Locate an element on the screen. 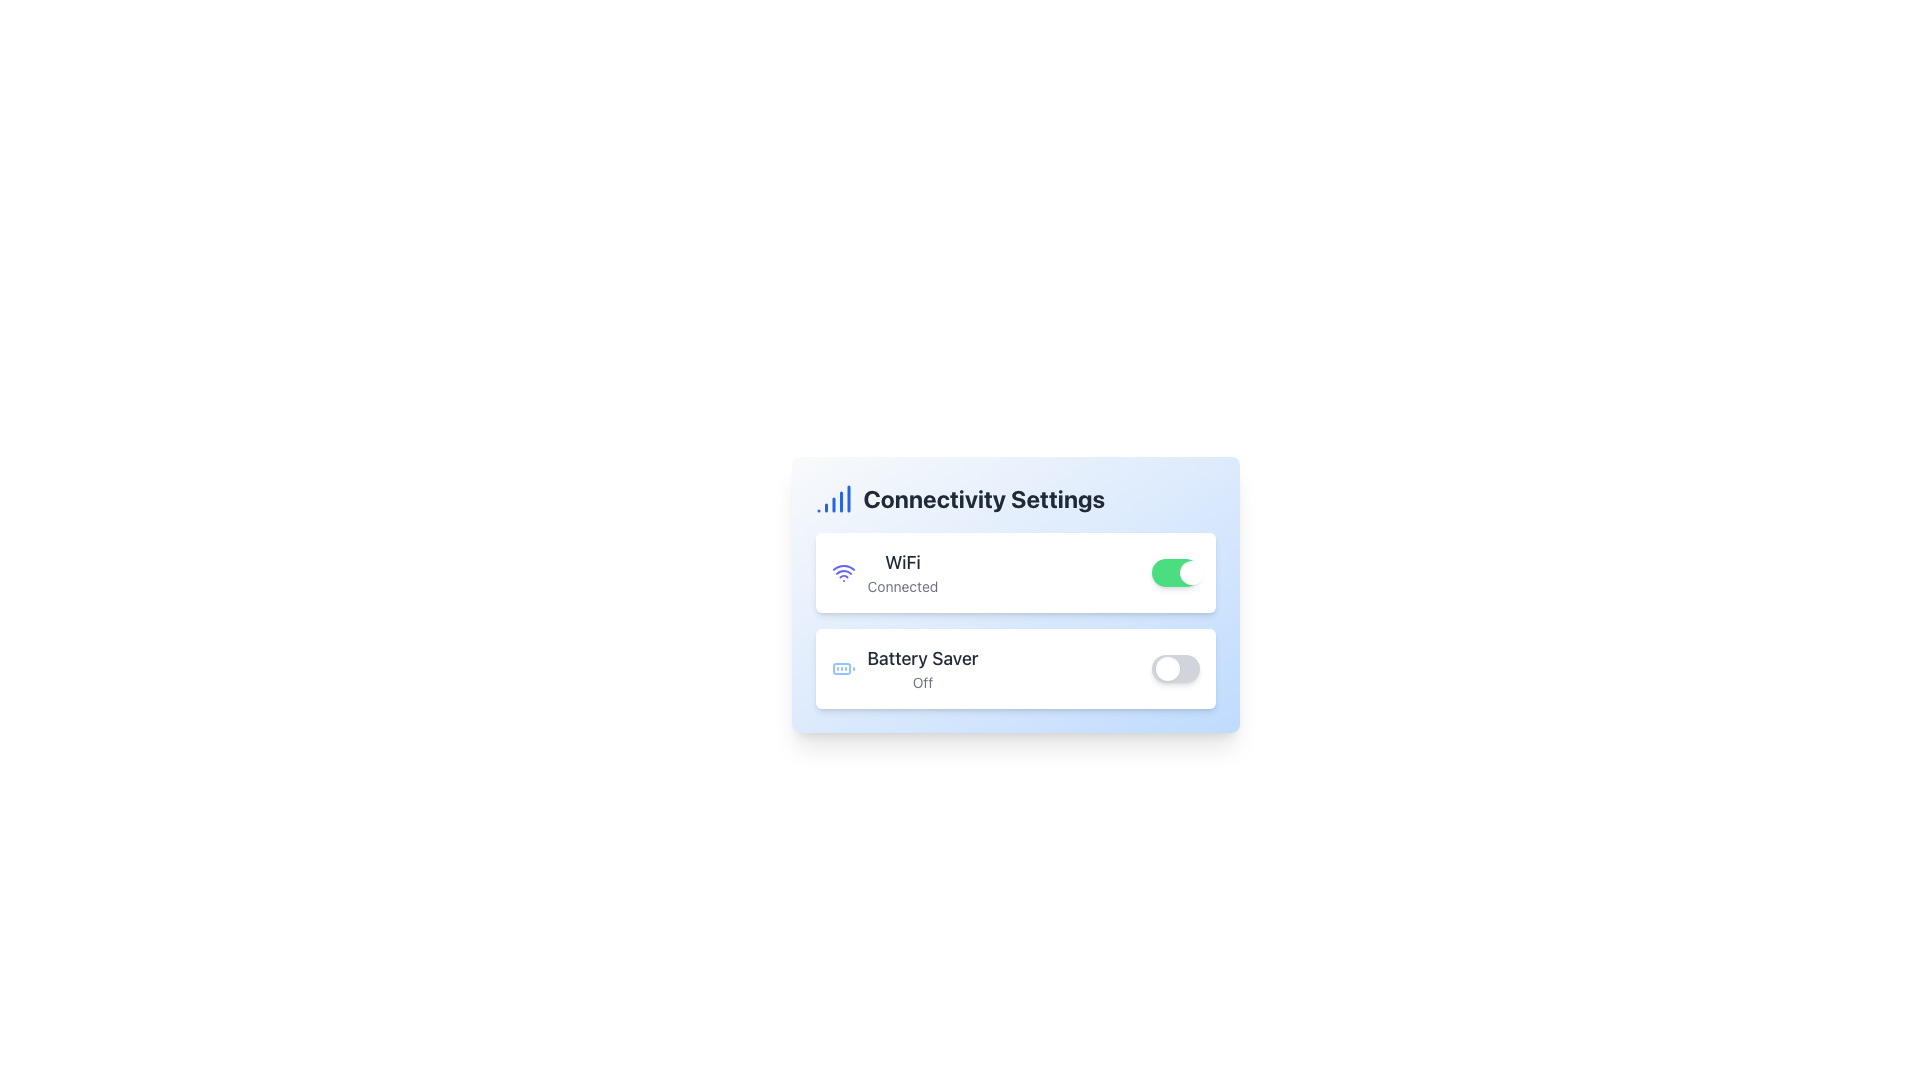 The image size is (1920, 1080). the connectivity settings icon, which serves as a visual indicator for network settings and is positioned to the left of the 'Connectivity Settings' text is located at coordinates (833, 497).